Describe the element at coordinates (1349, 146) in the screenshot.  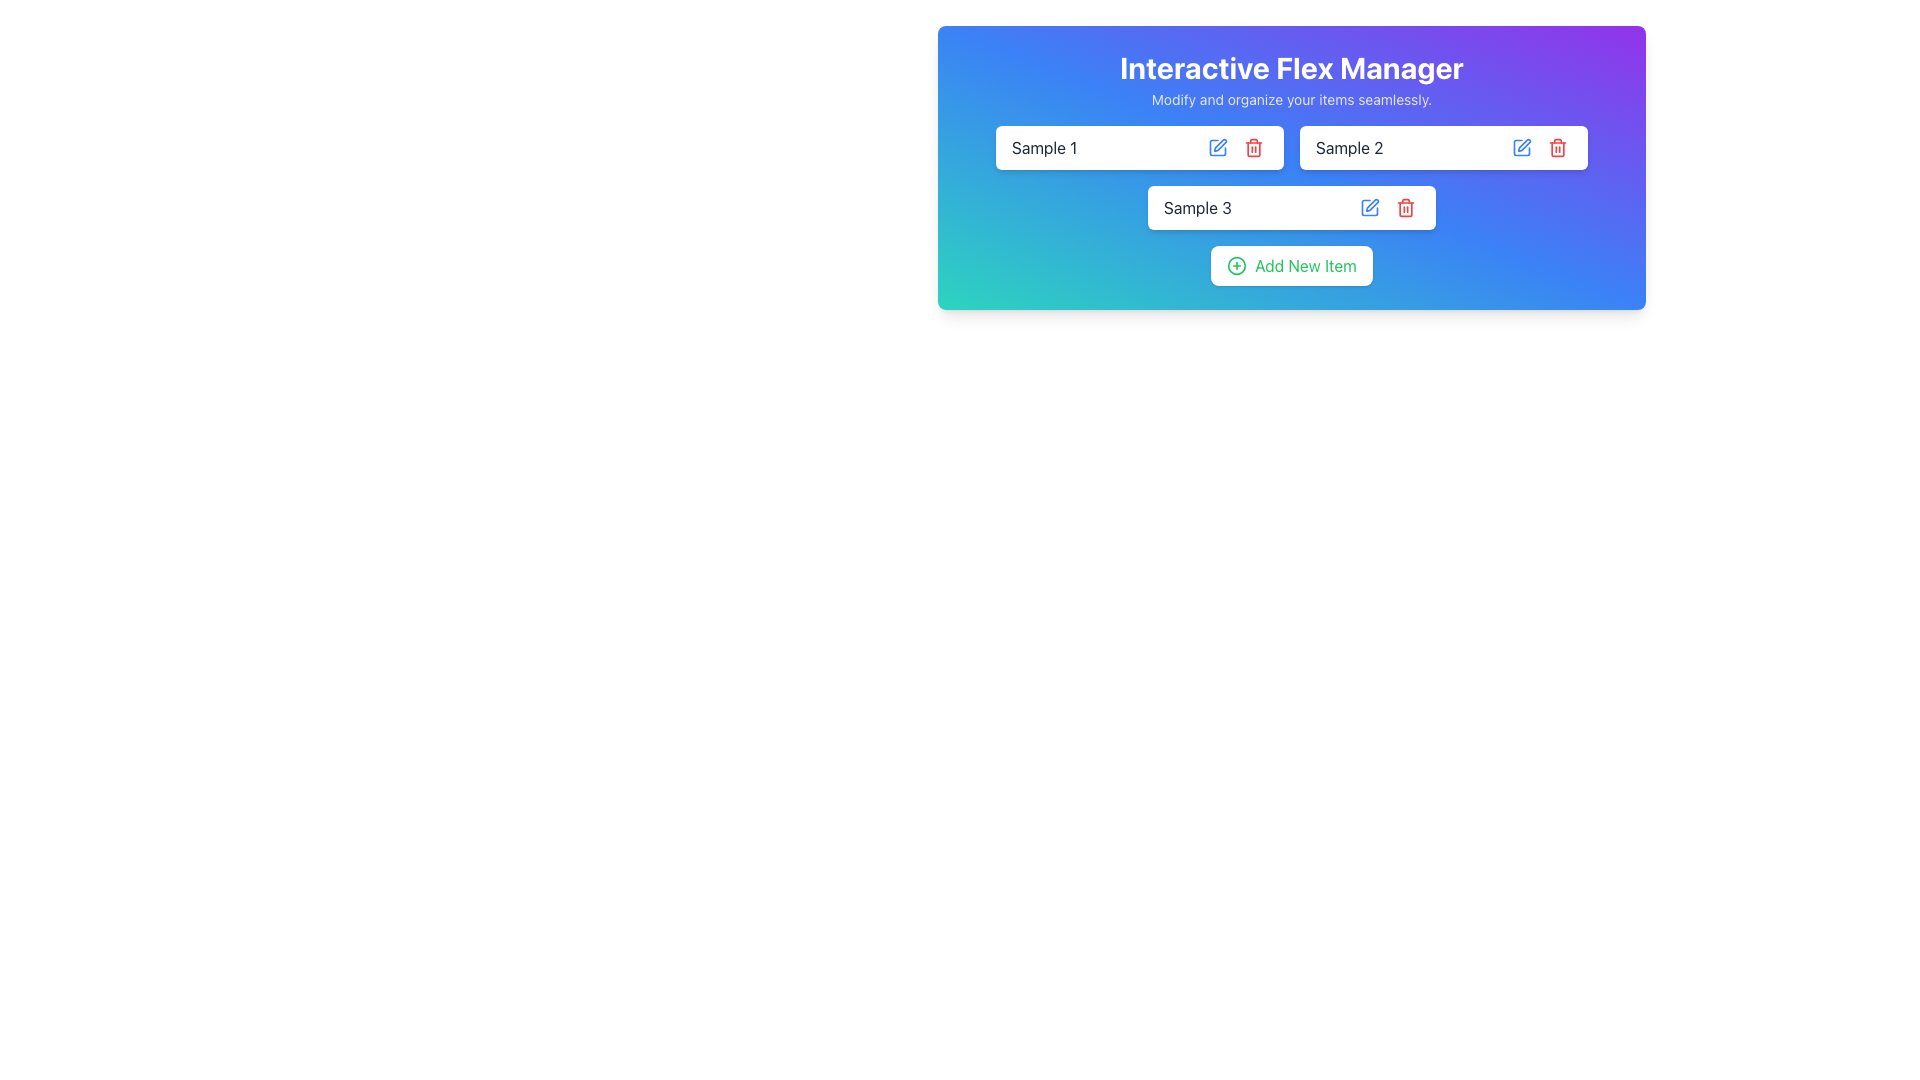
I see `the text label element displaying 'Sample 2', which is positioned to the right of 'Sample 1' and above 'Sample 3' in a vertical list within a card-like interface` at that location.